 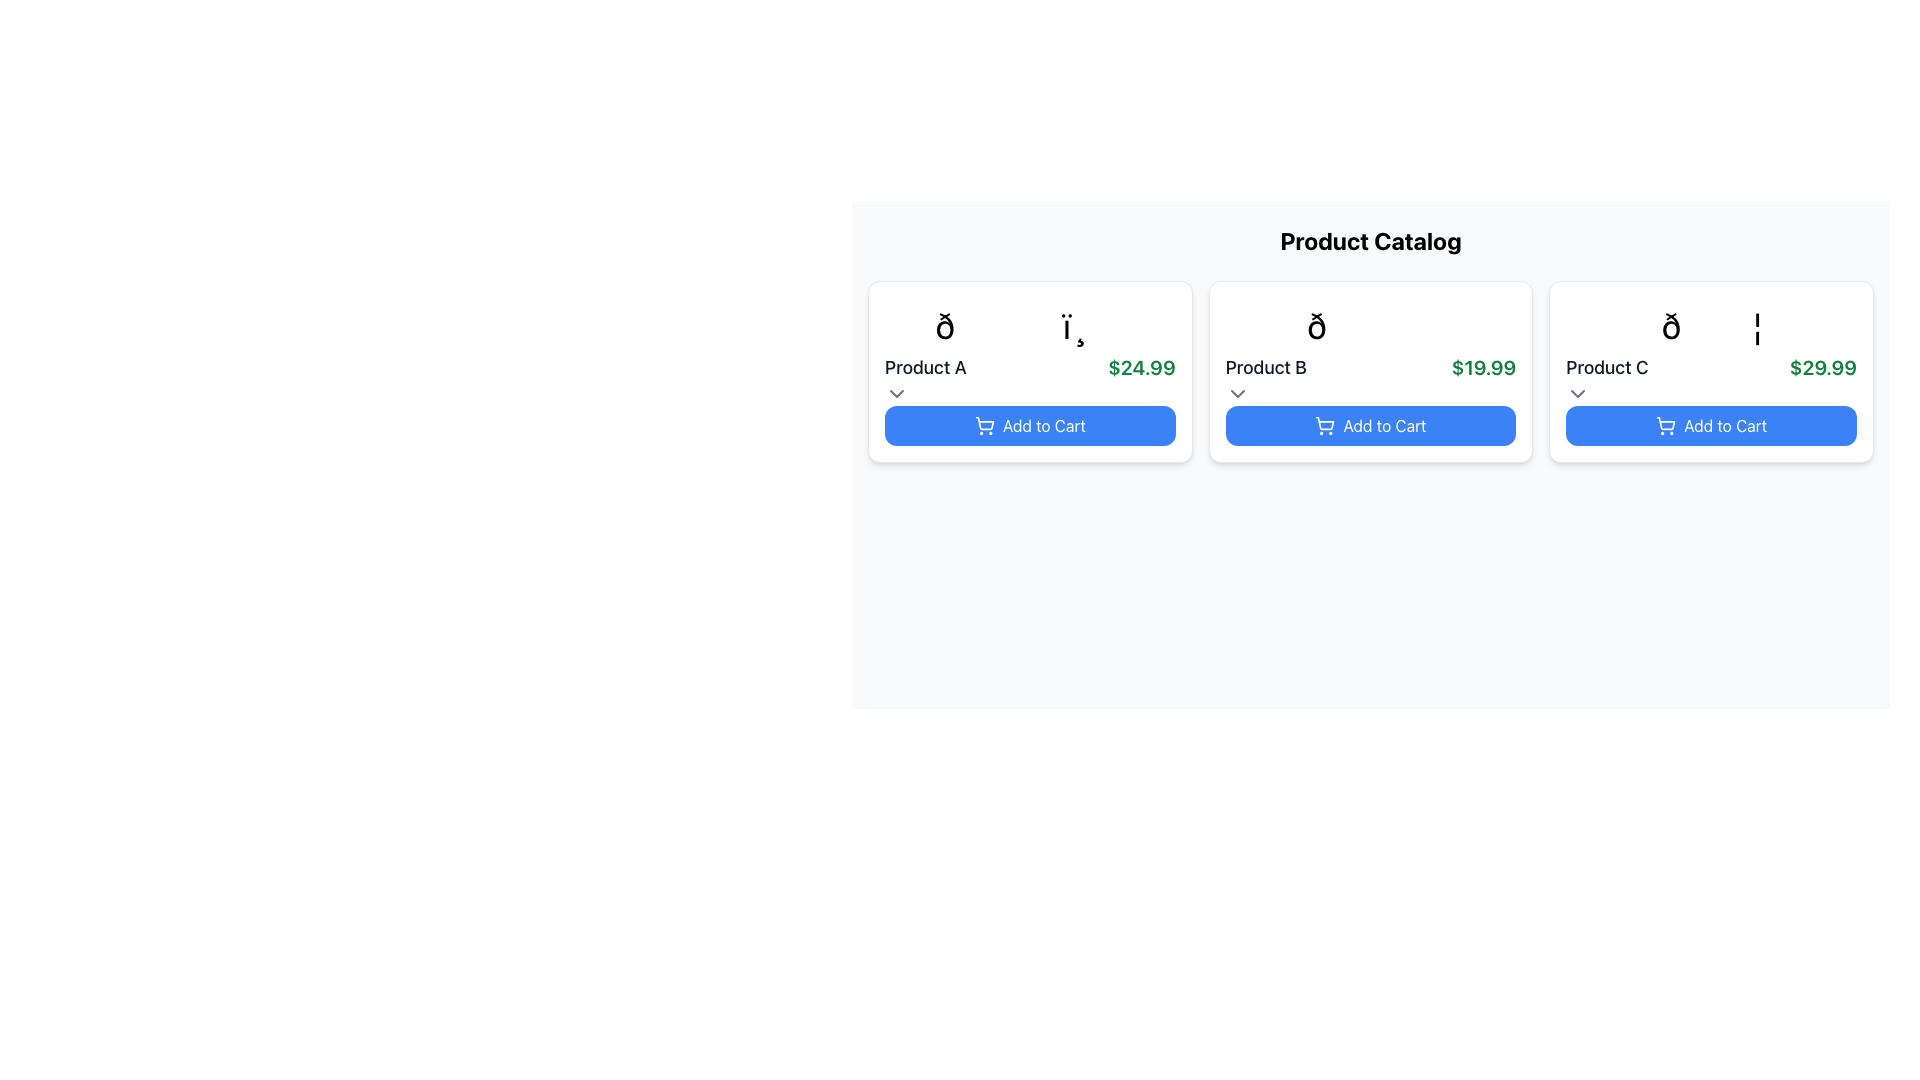 What do you see at coordinates (984, 424) in the screenshot?
I see `the shopping cart icon located on the left side of the 'Add to Cart' button in the 'Product A' card` at bounding box center [984, 424].